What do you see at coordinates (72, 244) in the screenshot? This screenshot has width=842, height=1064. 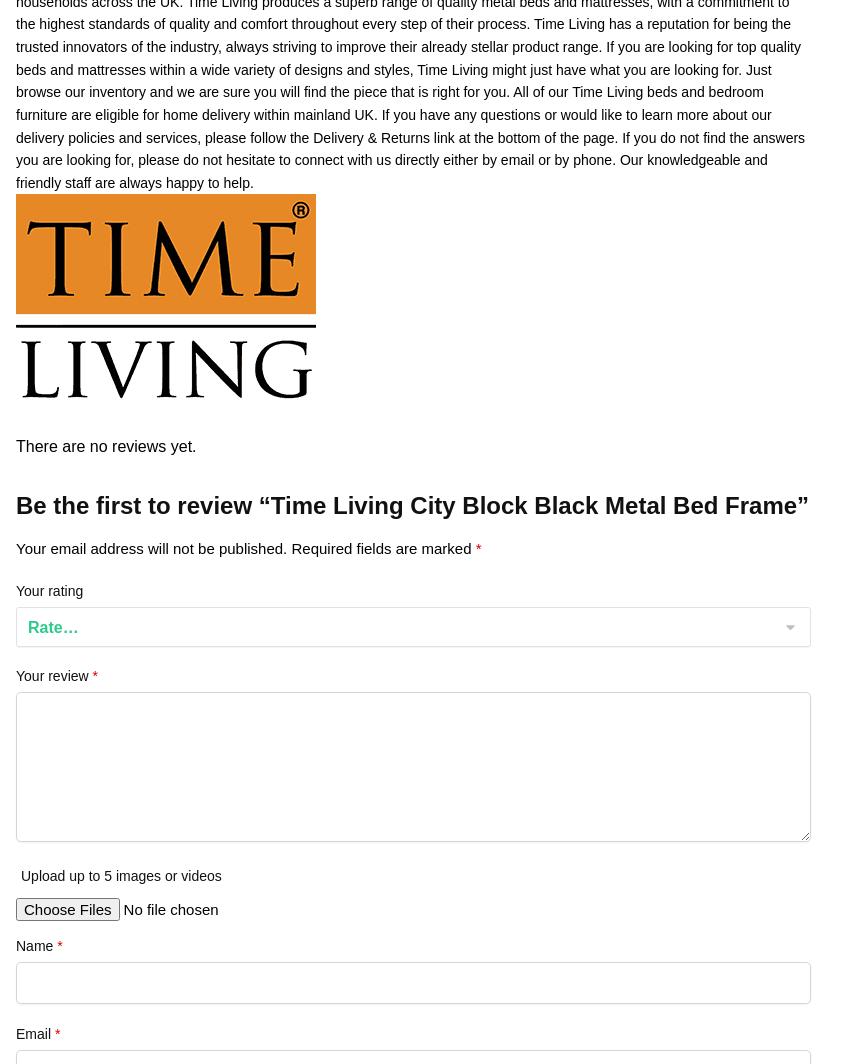 I see `'Customer Services'` at bounding box center [72, 244].